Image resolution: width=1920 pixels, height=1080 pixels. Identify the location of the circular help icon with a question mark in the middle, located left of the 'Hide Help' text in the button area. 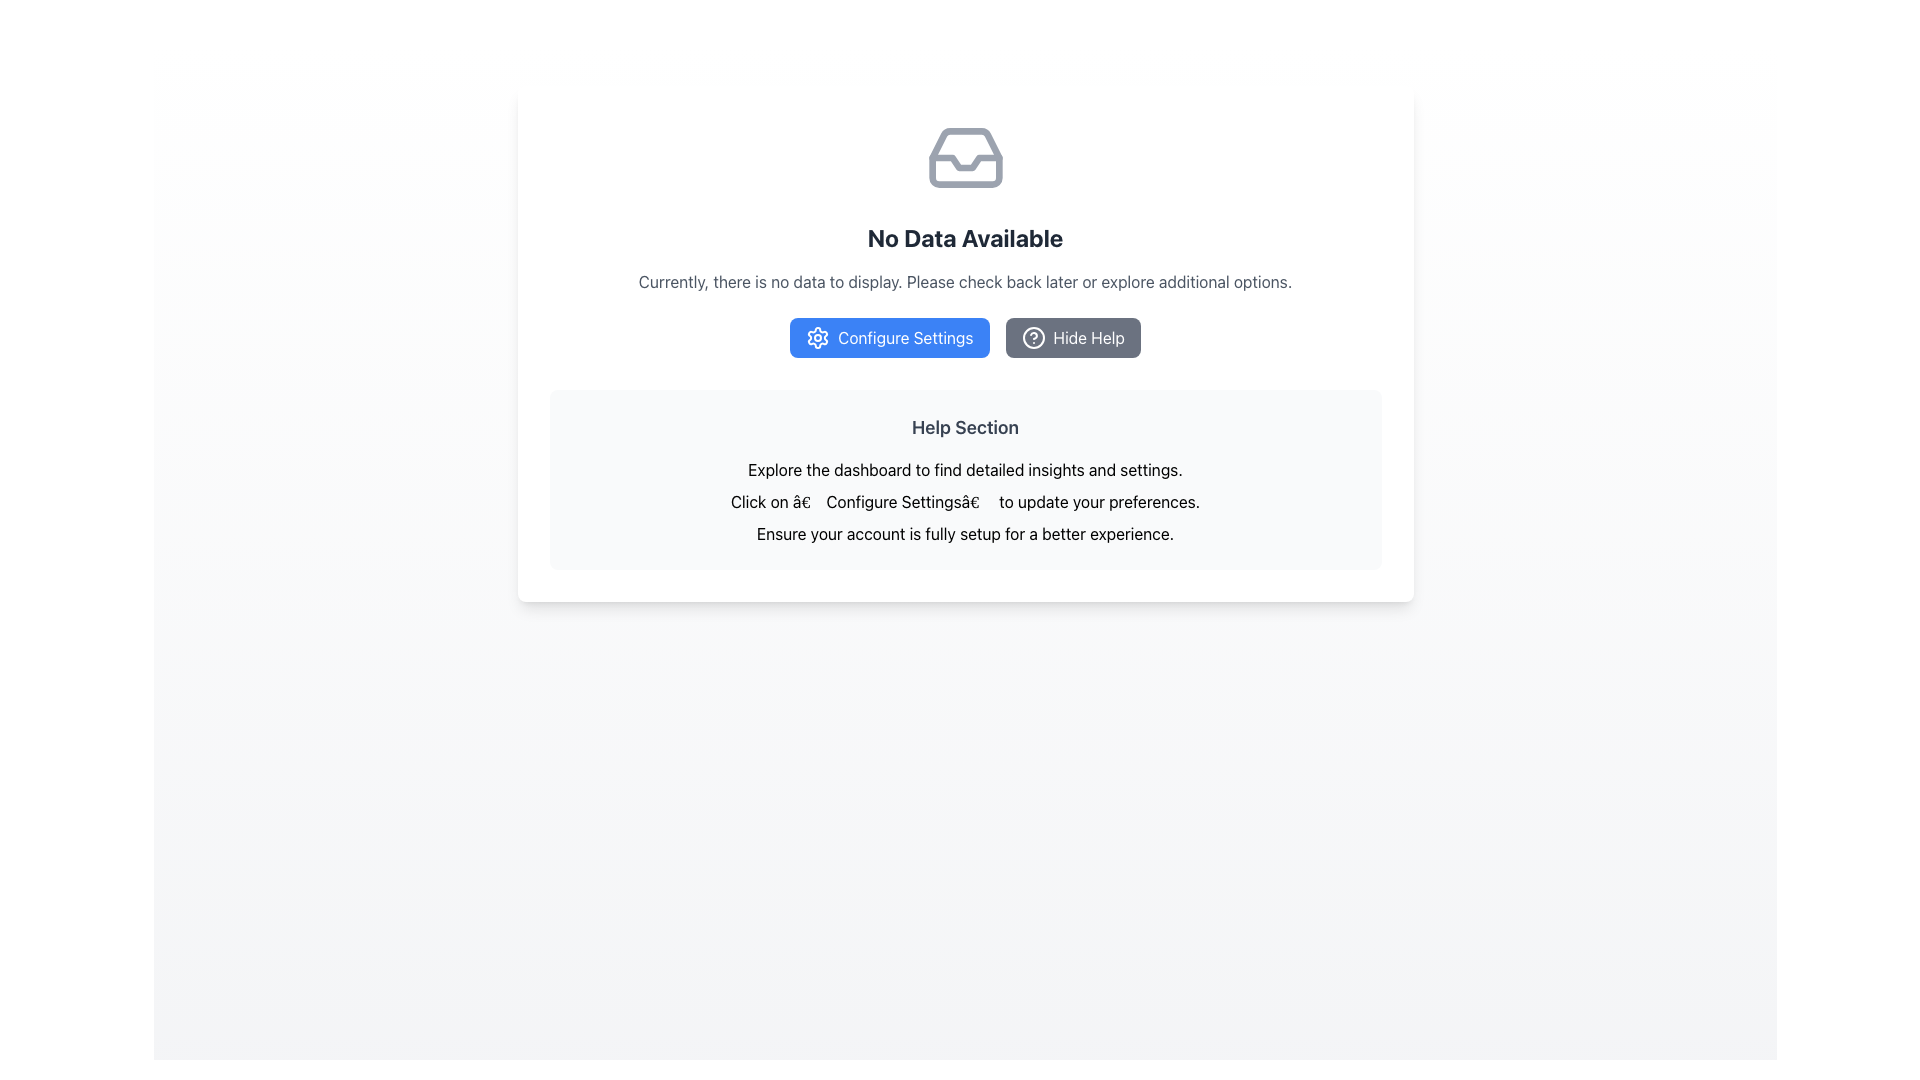
(1033, 337).